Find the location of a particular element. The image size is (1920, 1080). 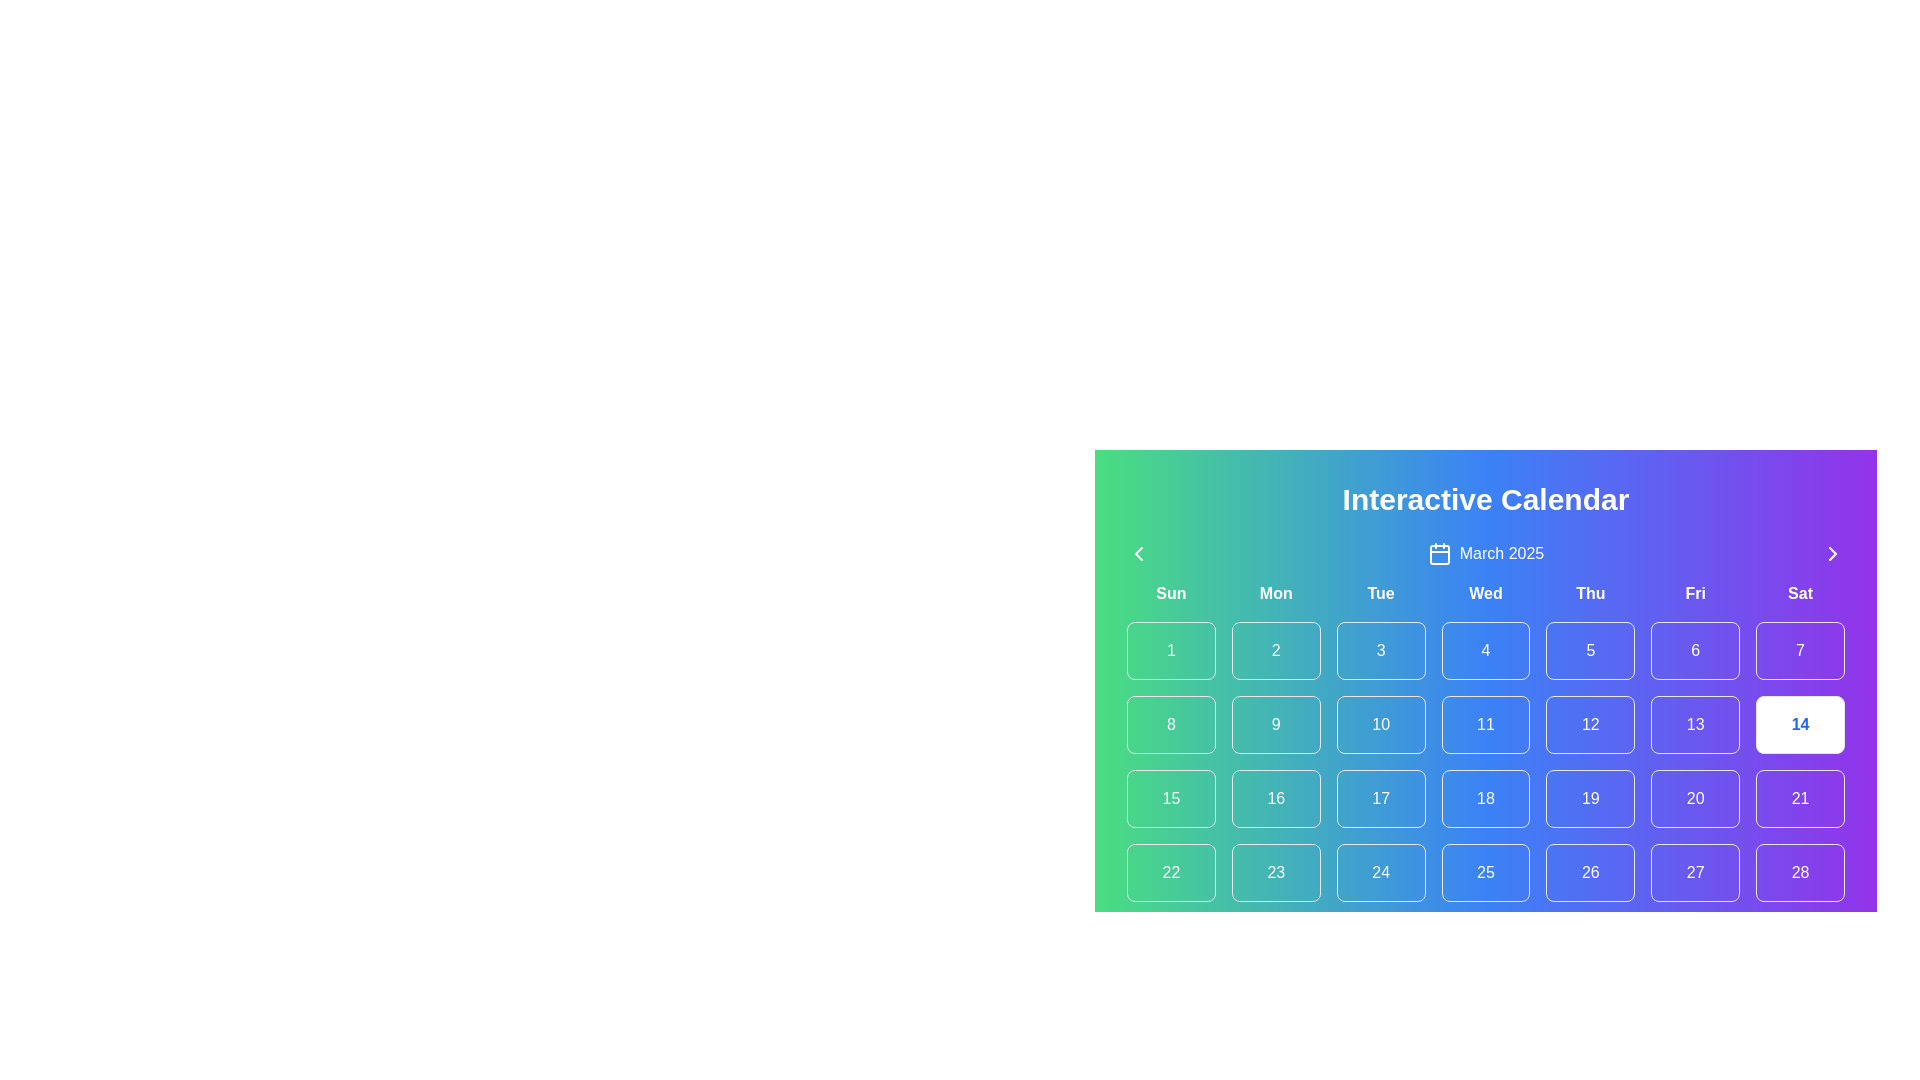

the square button with the number '12' in white text on a blue gradient background located in the fifth column of the third row of the calendar is located at coordinates (1589, 725).